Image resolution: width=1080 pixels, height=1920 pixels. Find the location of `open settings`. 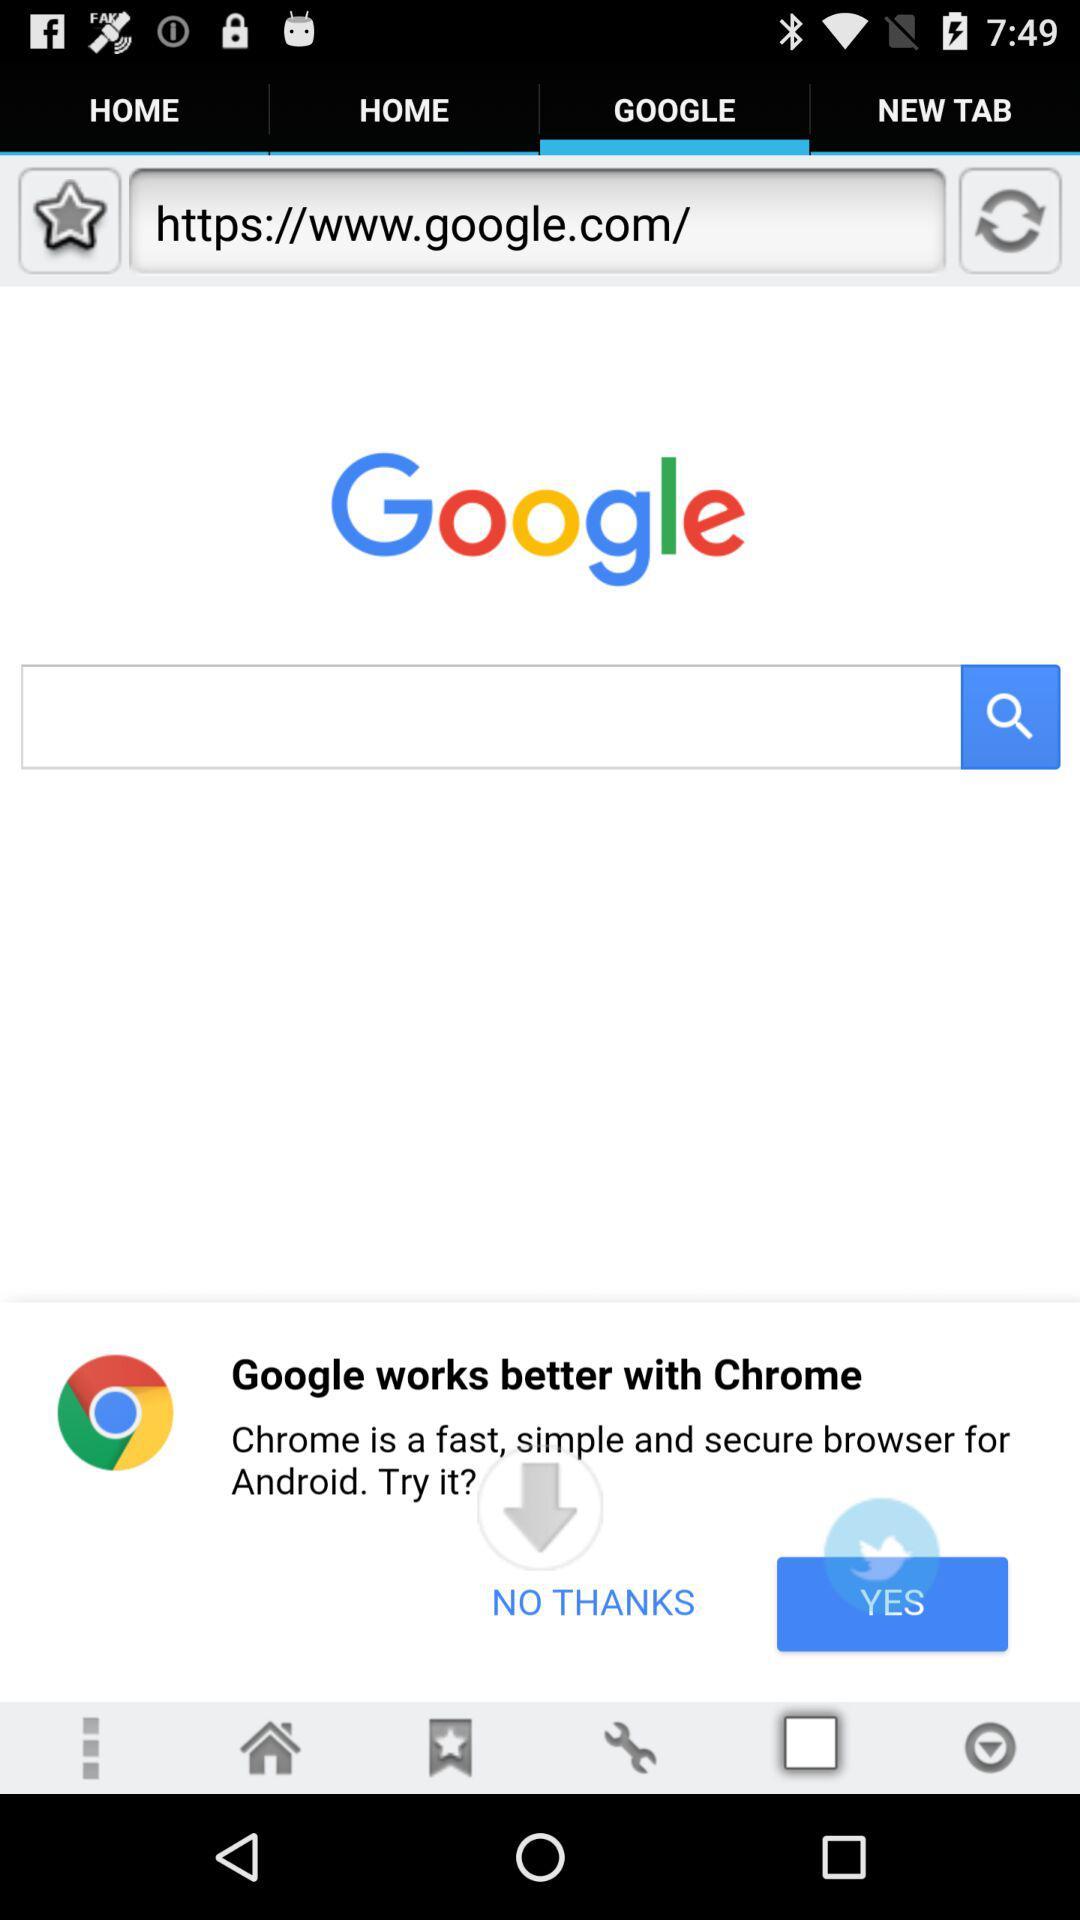

open settings is located at coordinates (628, 1746).